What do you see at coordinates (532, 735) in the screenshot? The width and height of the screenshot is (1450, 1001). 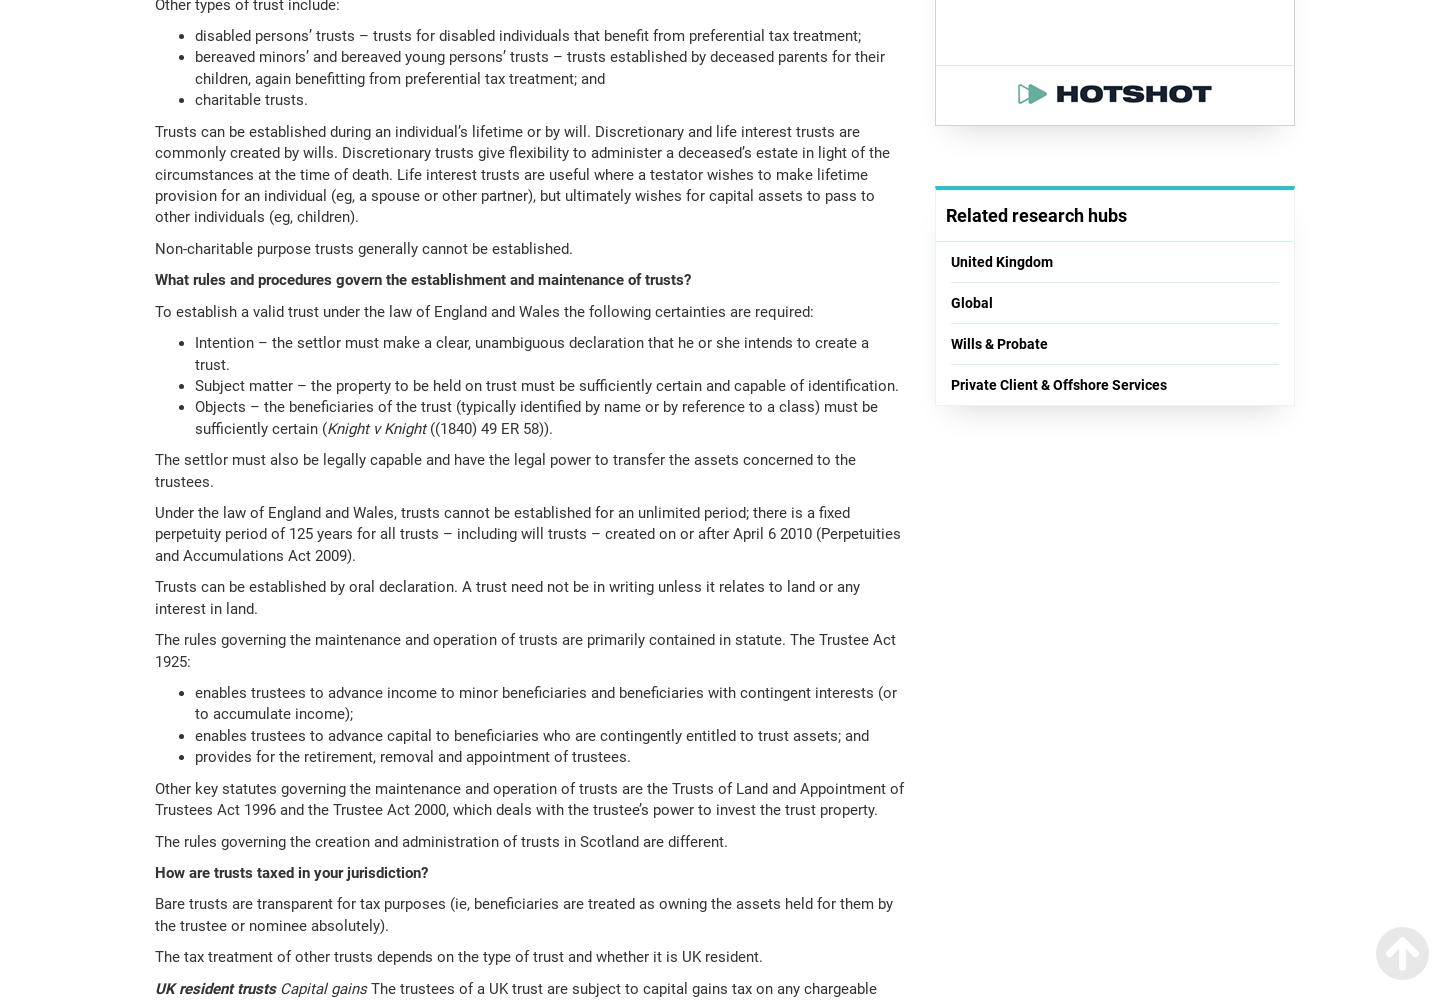 I see `'enables trustees to advance capital to beneficiaries who are contingently entitled to trust assets; and'` at bounding box center [532, 735].